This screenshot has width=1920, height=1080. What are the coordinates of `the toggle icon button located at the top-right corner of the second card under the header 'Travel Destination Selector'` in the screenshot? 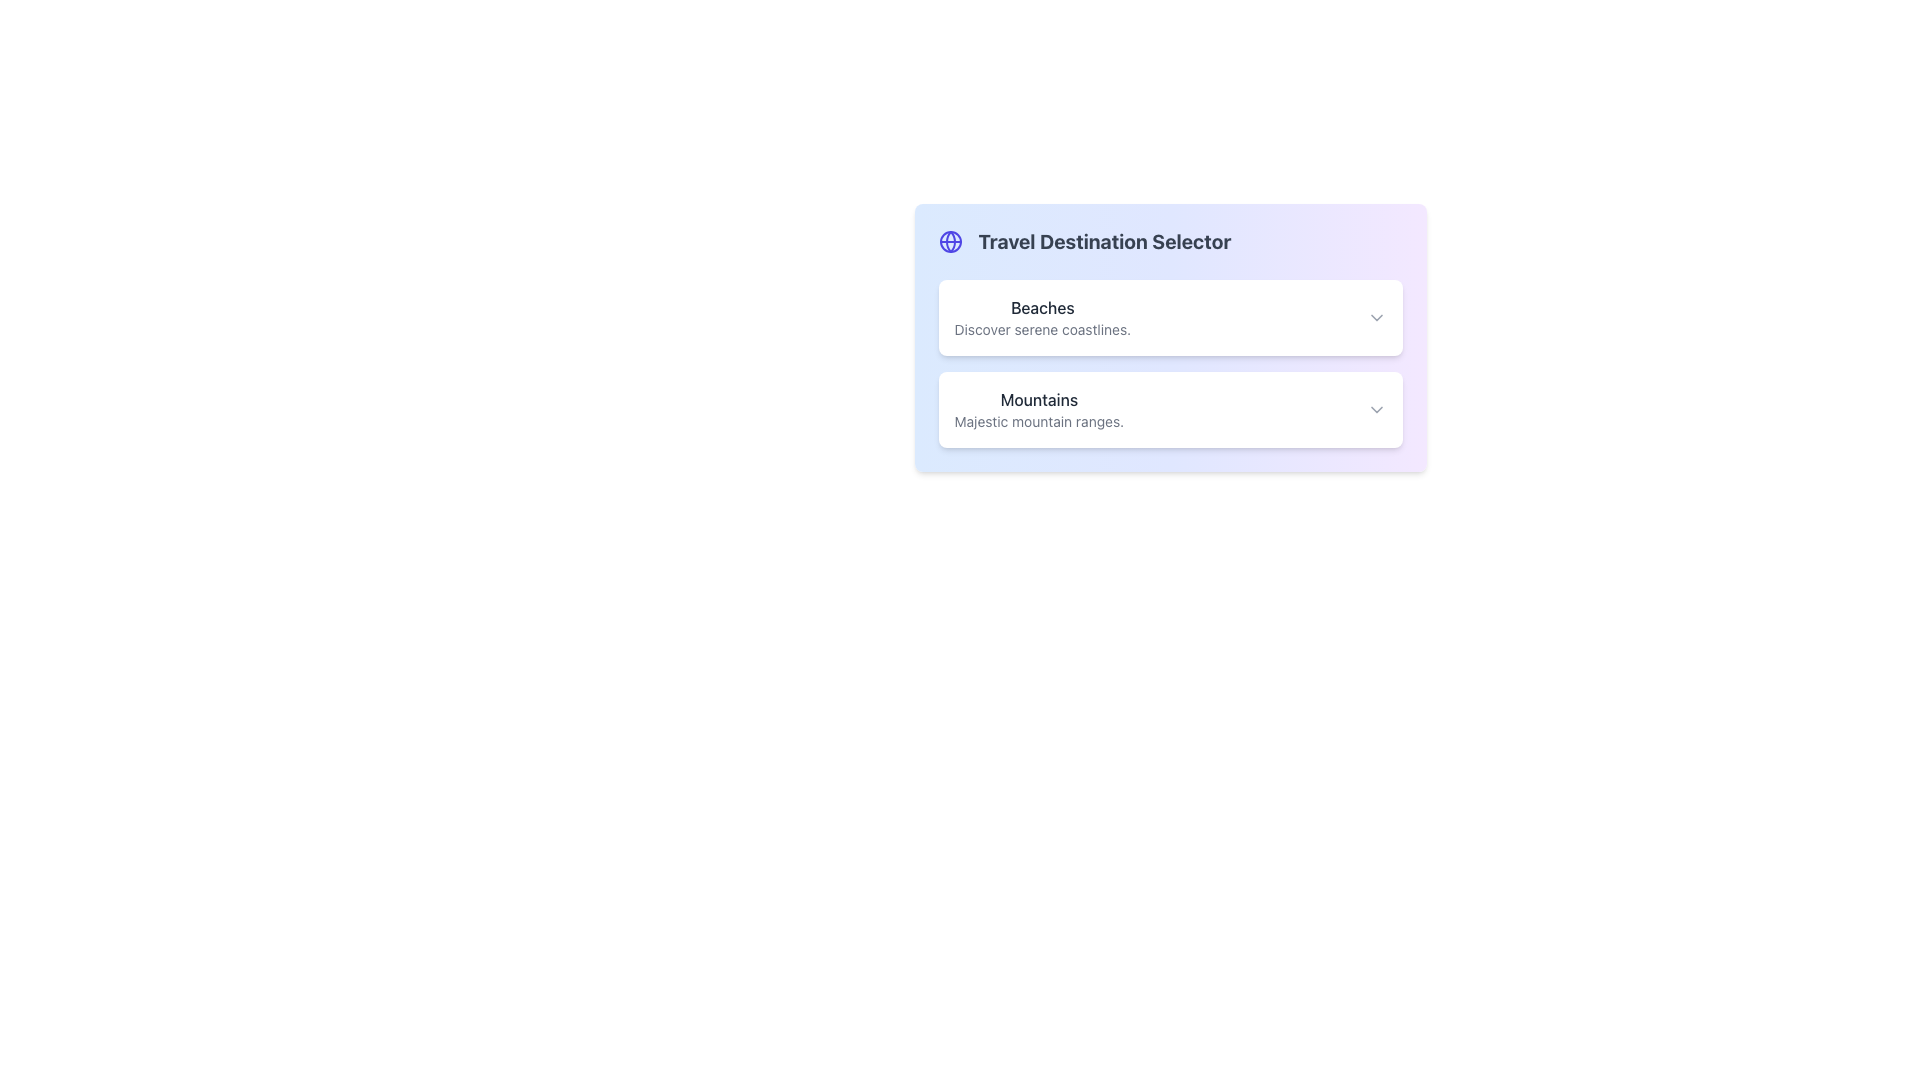 It's located at (1375, 408).